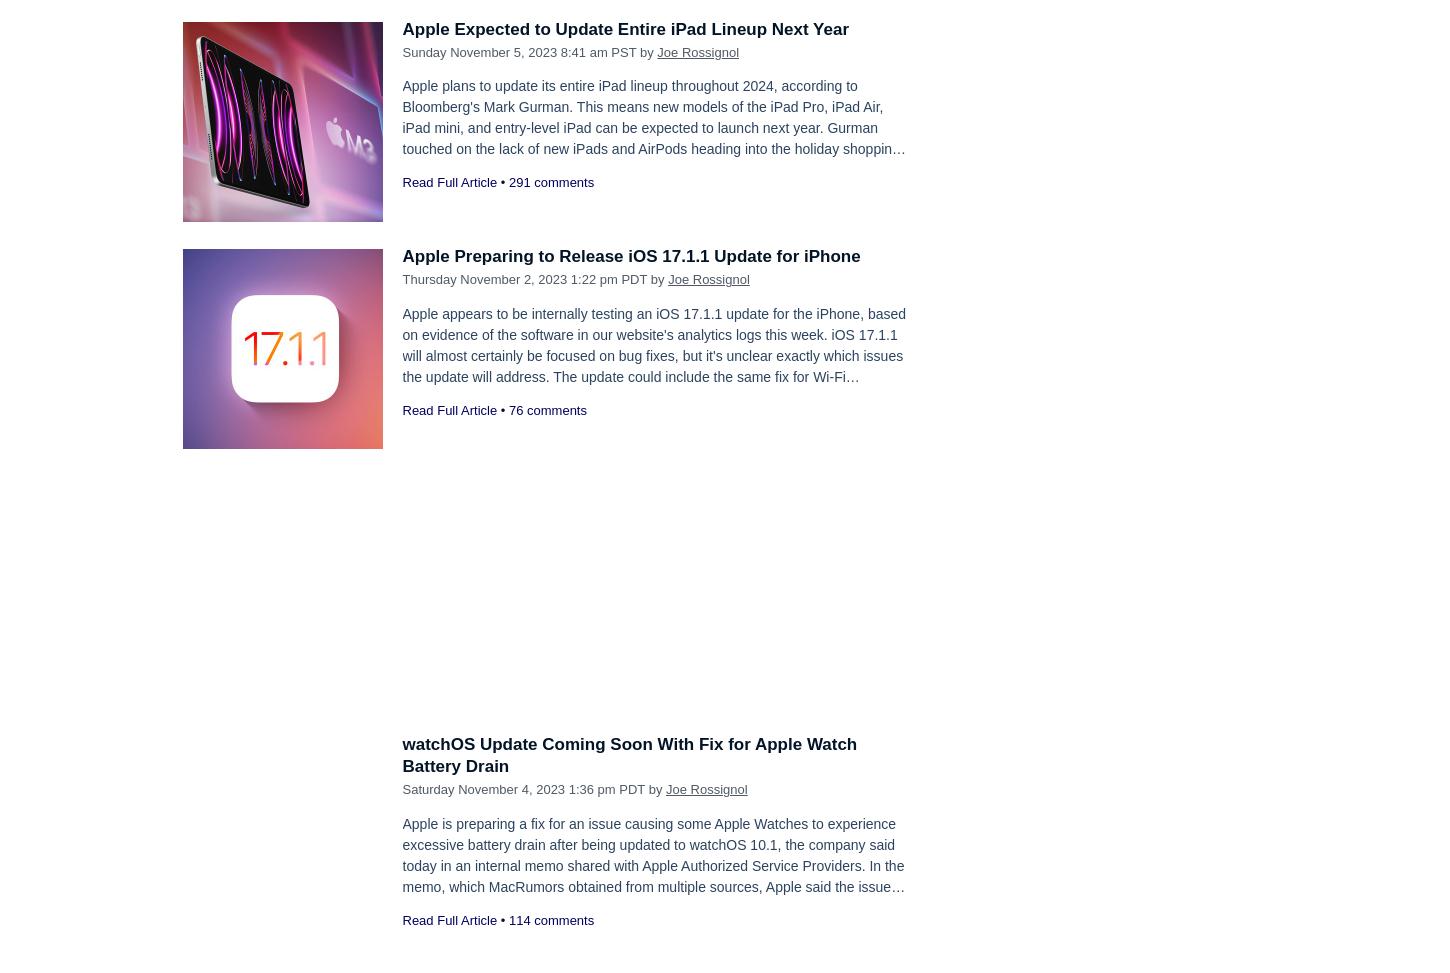 This screenshot has height=973, width=1450. What do you see at coordinates (628, 754) in the screenshot?
I see `'watchOS Update Coming Soon With Fix for Apple Watch Battery Drain'` at bounding box center [628, 754].